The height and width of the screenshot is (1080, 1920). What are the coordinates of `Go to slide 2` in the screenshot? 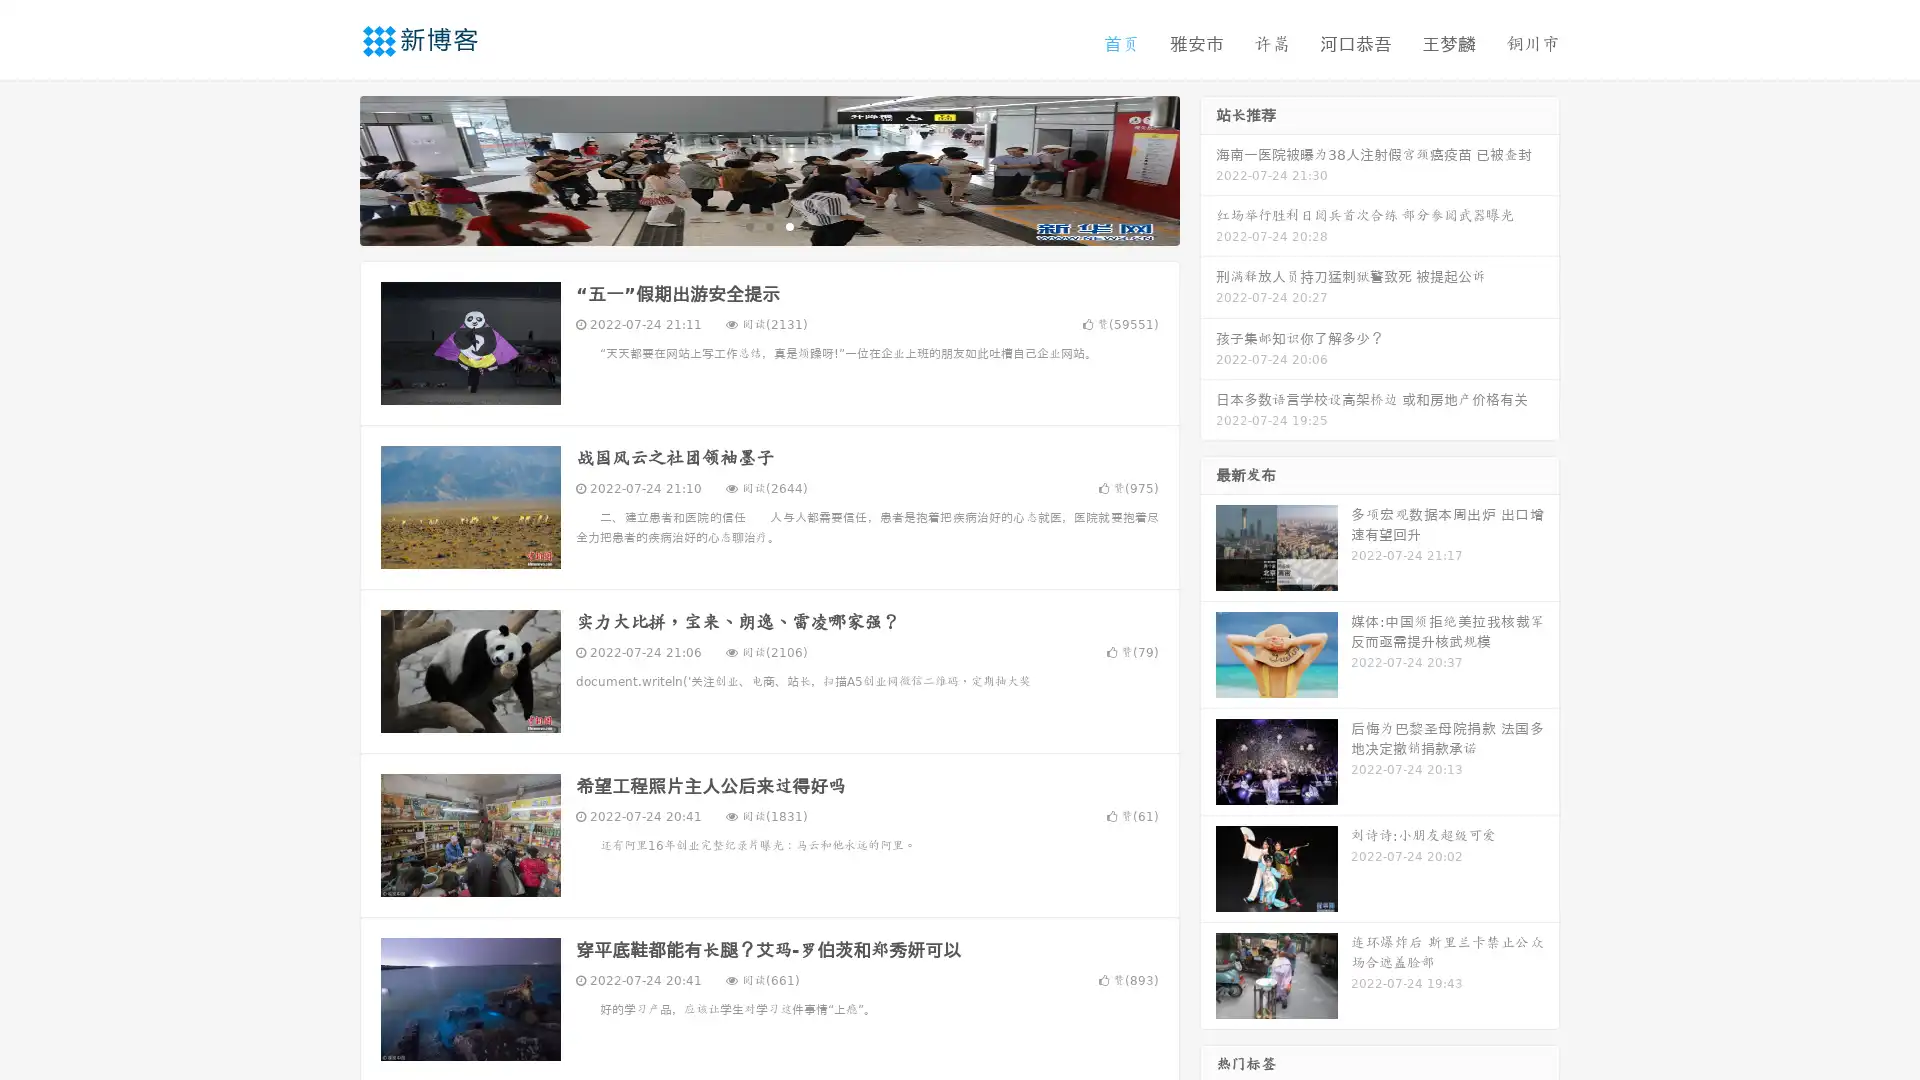 It's located at (768, 225).